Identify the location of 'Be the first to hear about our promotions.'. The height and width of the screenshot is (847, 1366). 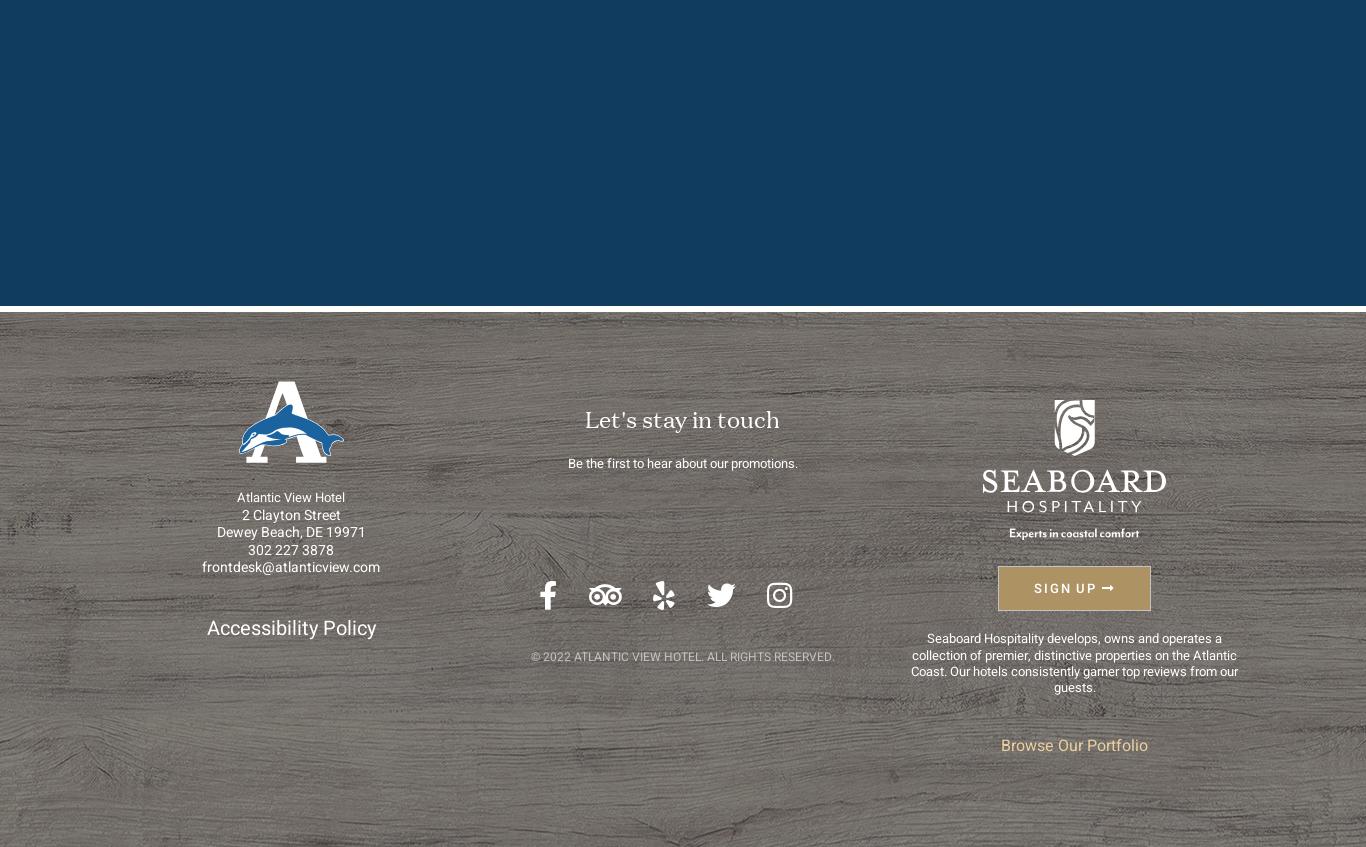
(681, 463).